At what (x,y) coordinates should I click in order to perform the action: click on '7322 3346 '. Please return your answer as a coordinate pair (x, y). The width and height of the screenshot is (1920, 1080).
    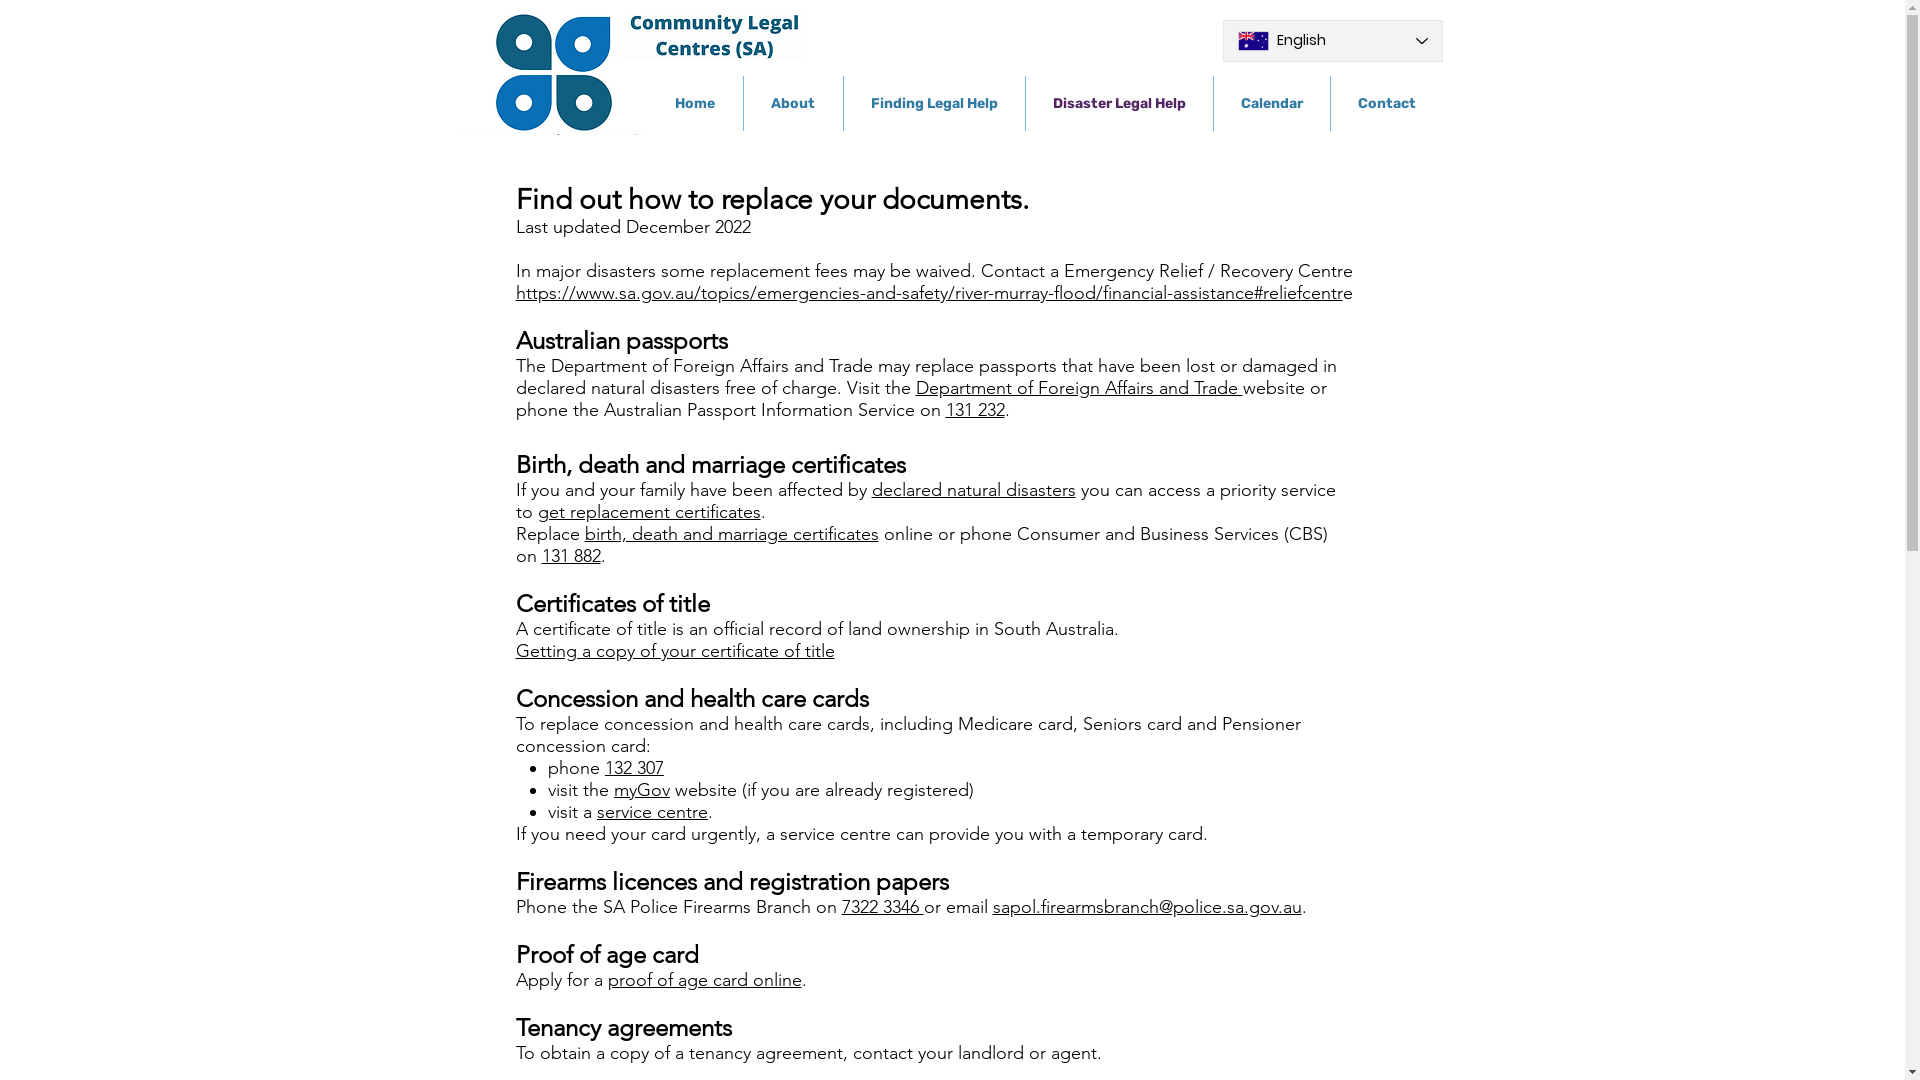
    Looking at the image, I should click on (882, 906).